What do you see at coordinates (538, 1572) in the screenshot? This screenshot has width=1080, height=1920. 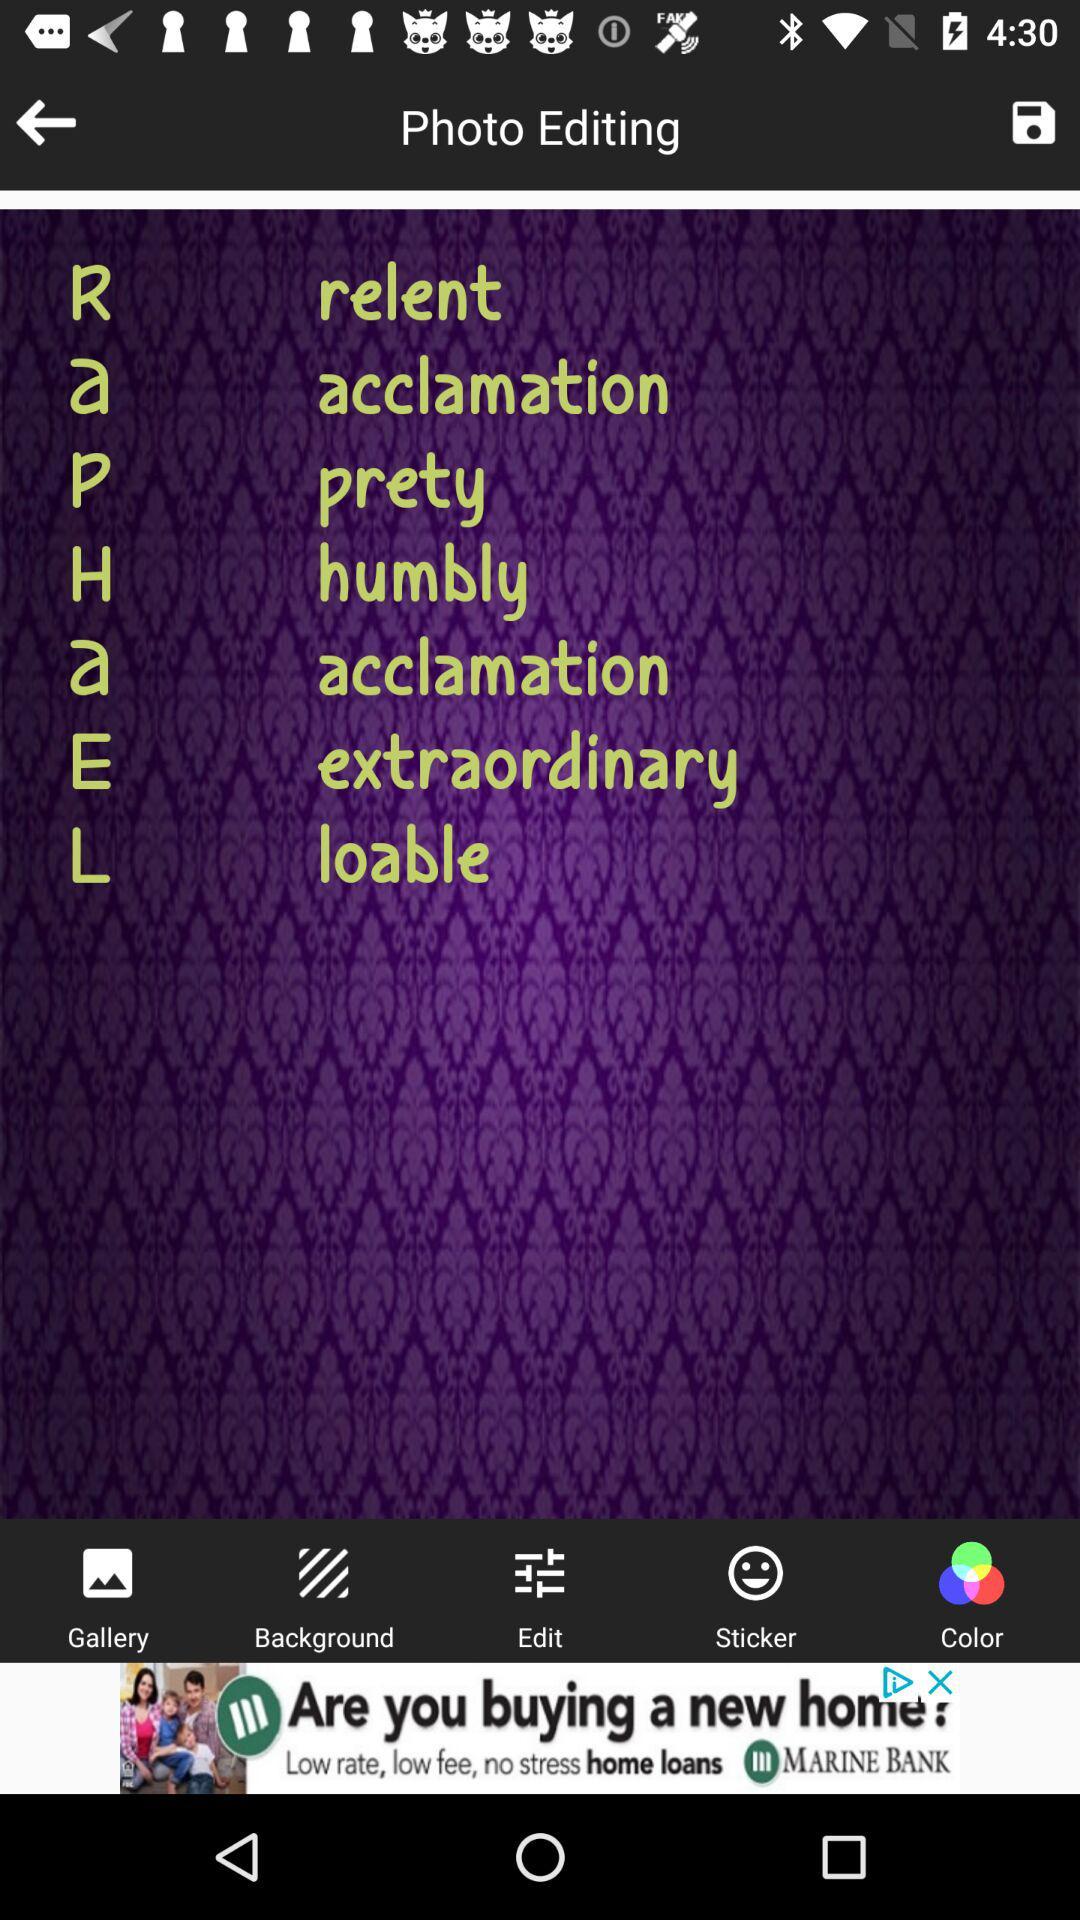 I see `edits the photo` at bounding box center [538, 1572].